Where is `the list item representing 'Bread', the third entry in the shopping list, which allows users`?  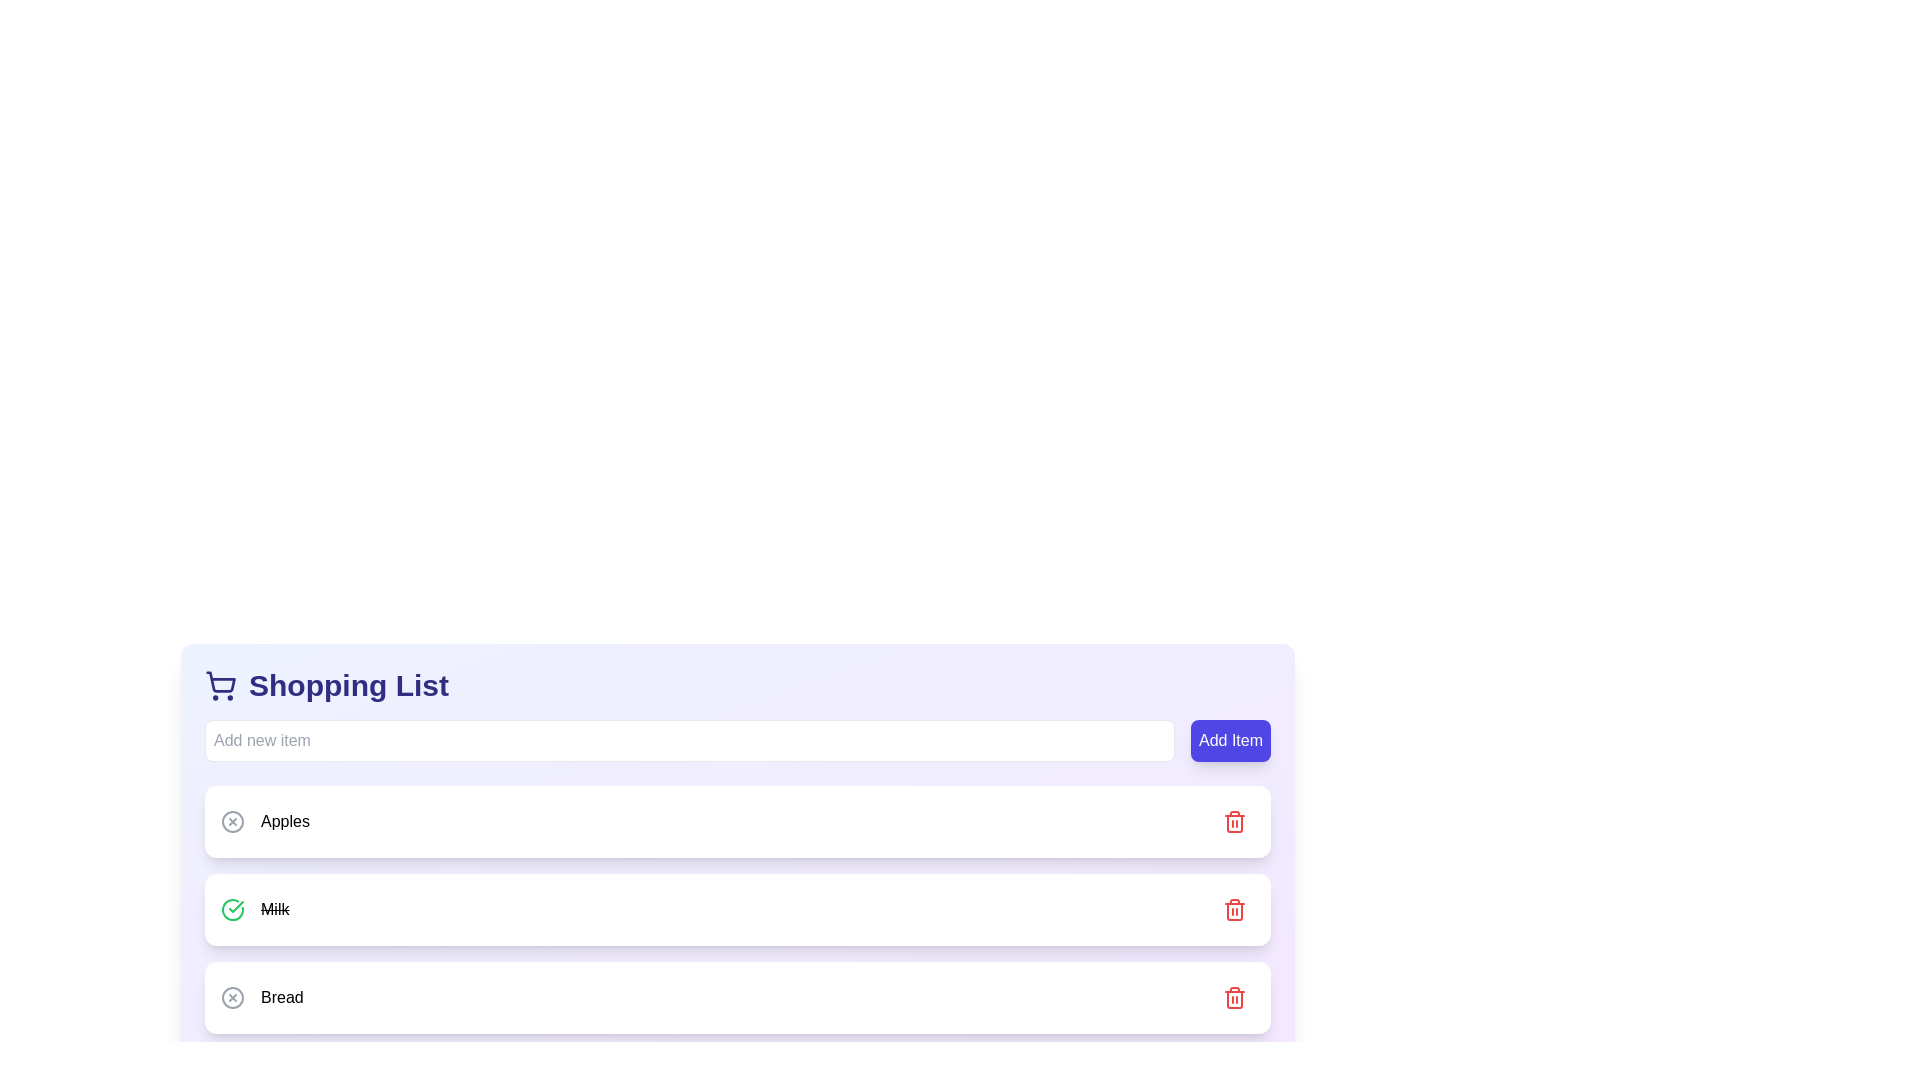
the list item representing 'Bread', the third entry in the shopping list, which allows users is located at coordinates (737, 998).